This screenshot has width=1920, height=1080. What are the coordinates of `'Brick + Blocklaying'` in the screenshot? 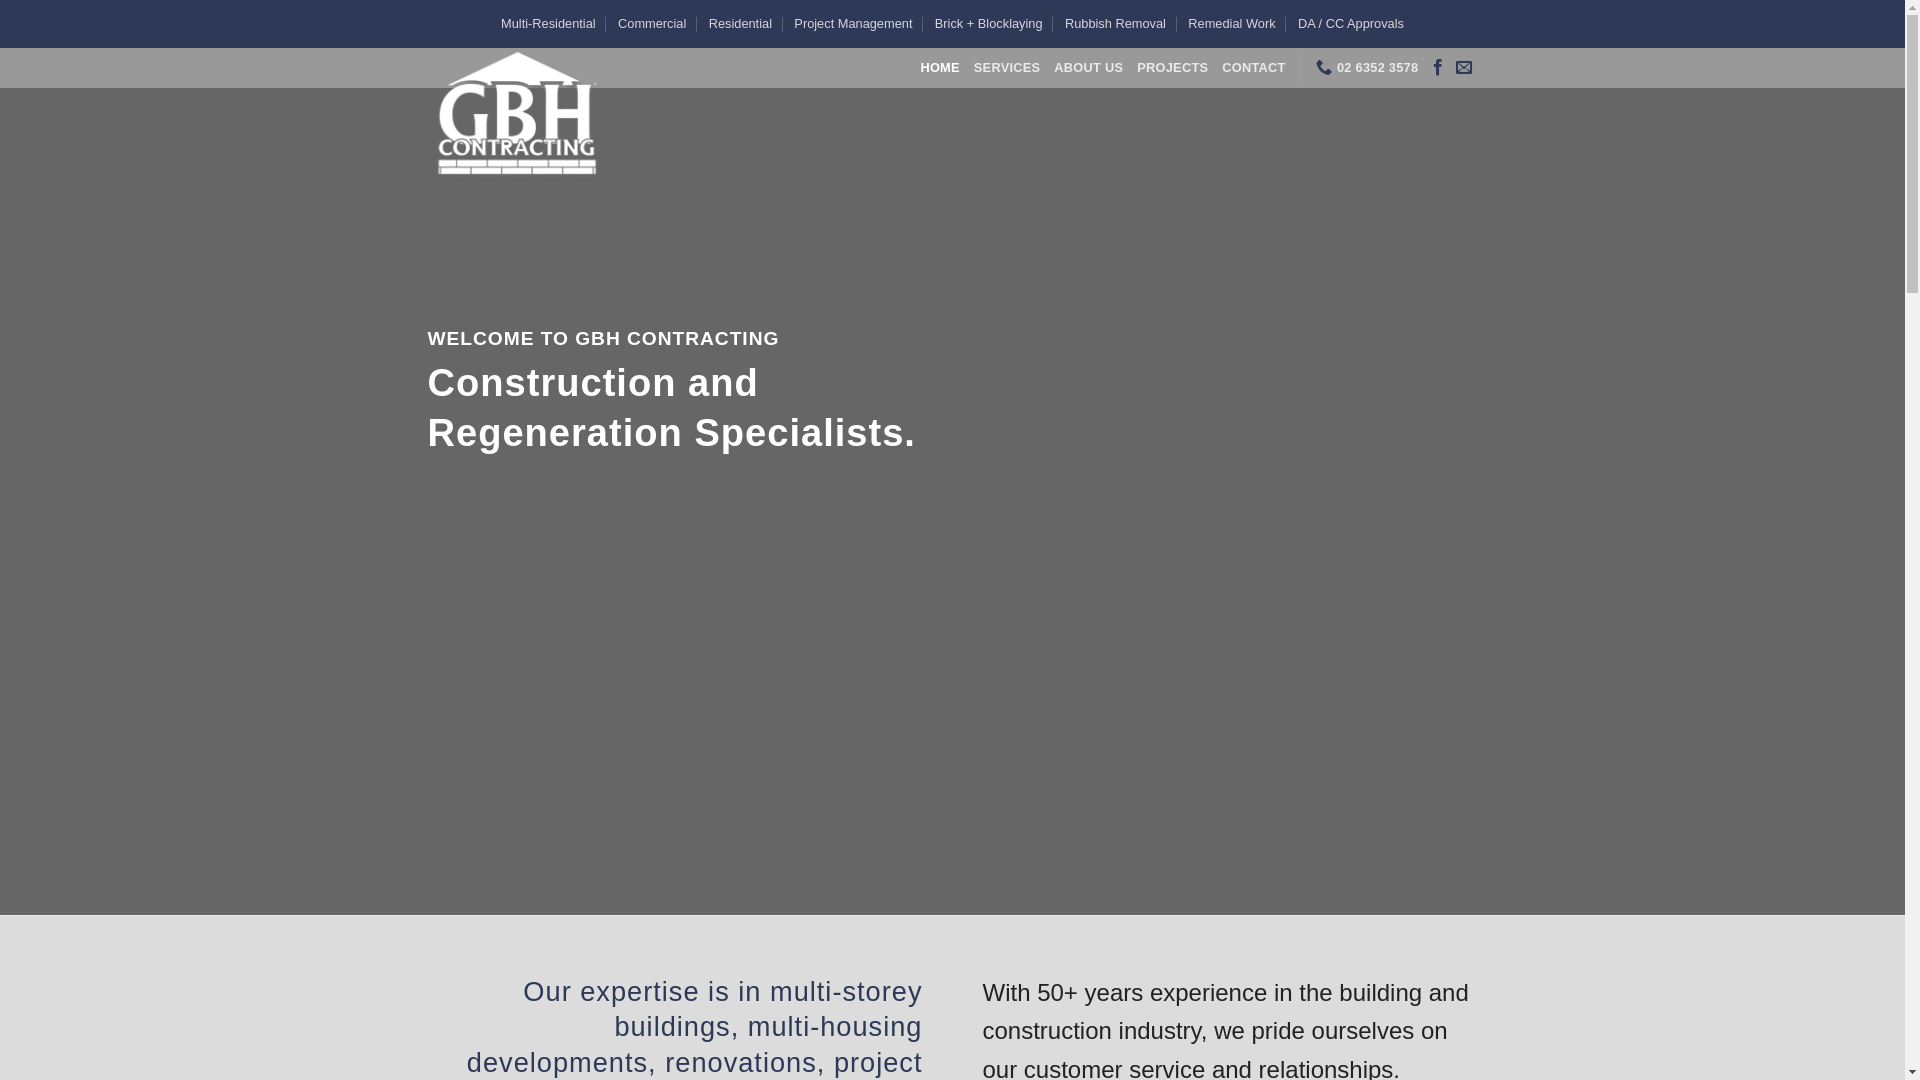 It's located at (934, 23).